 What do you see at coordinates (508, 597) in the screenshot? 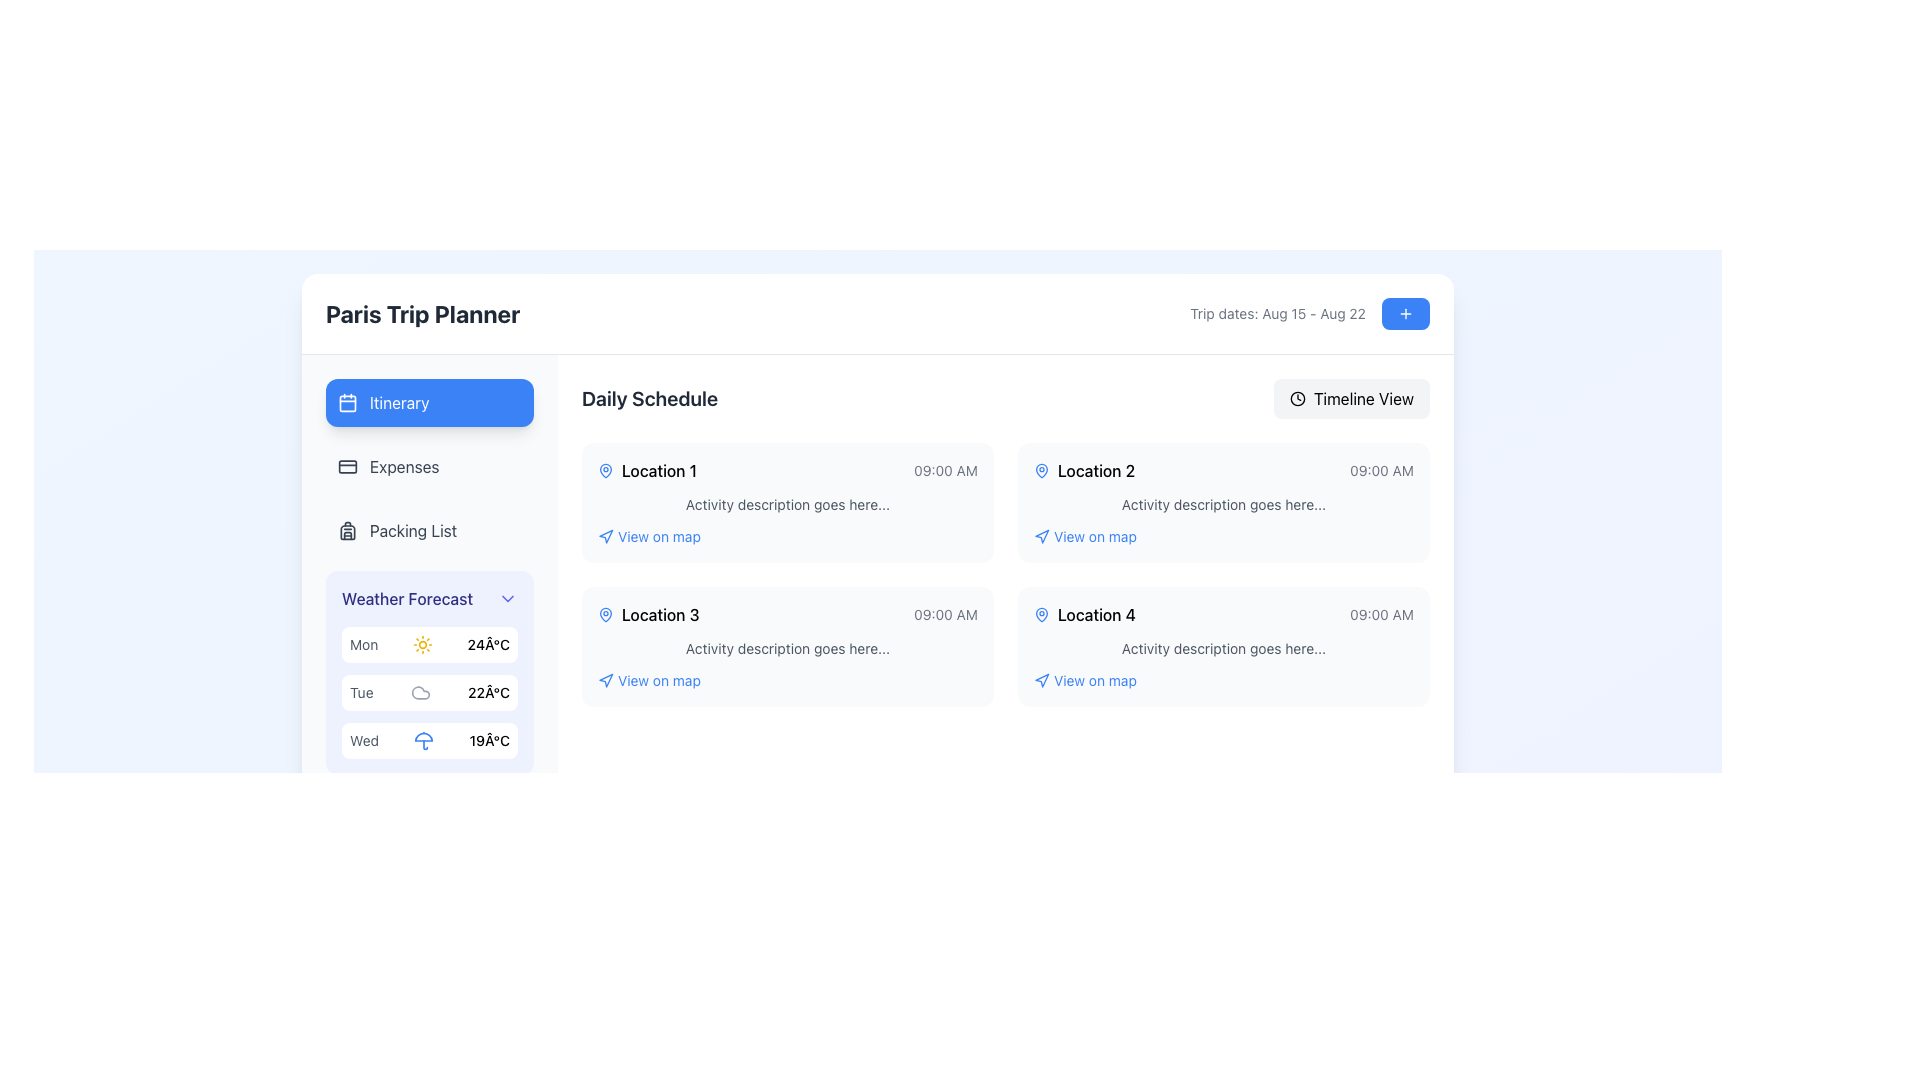
I see `the Icon button located at the far-right of the 'Weather Forecast' section header, adjacent to the text 'Weather Forecast', to observe potential UI feedback` at bounding box center [508, 597].